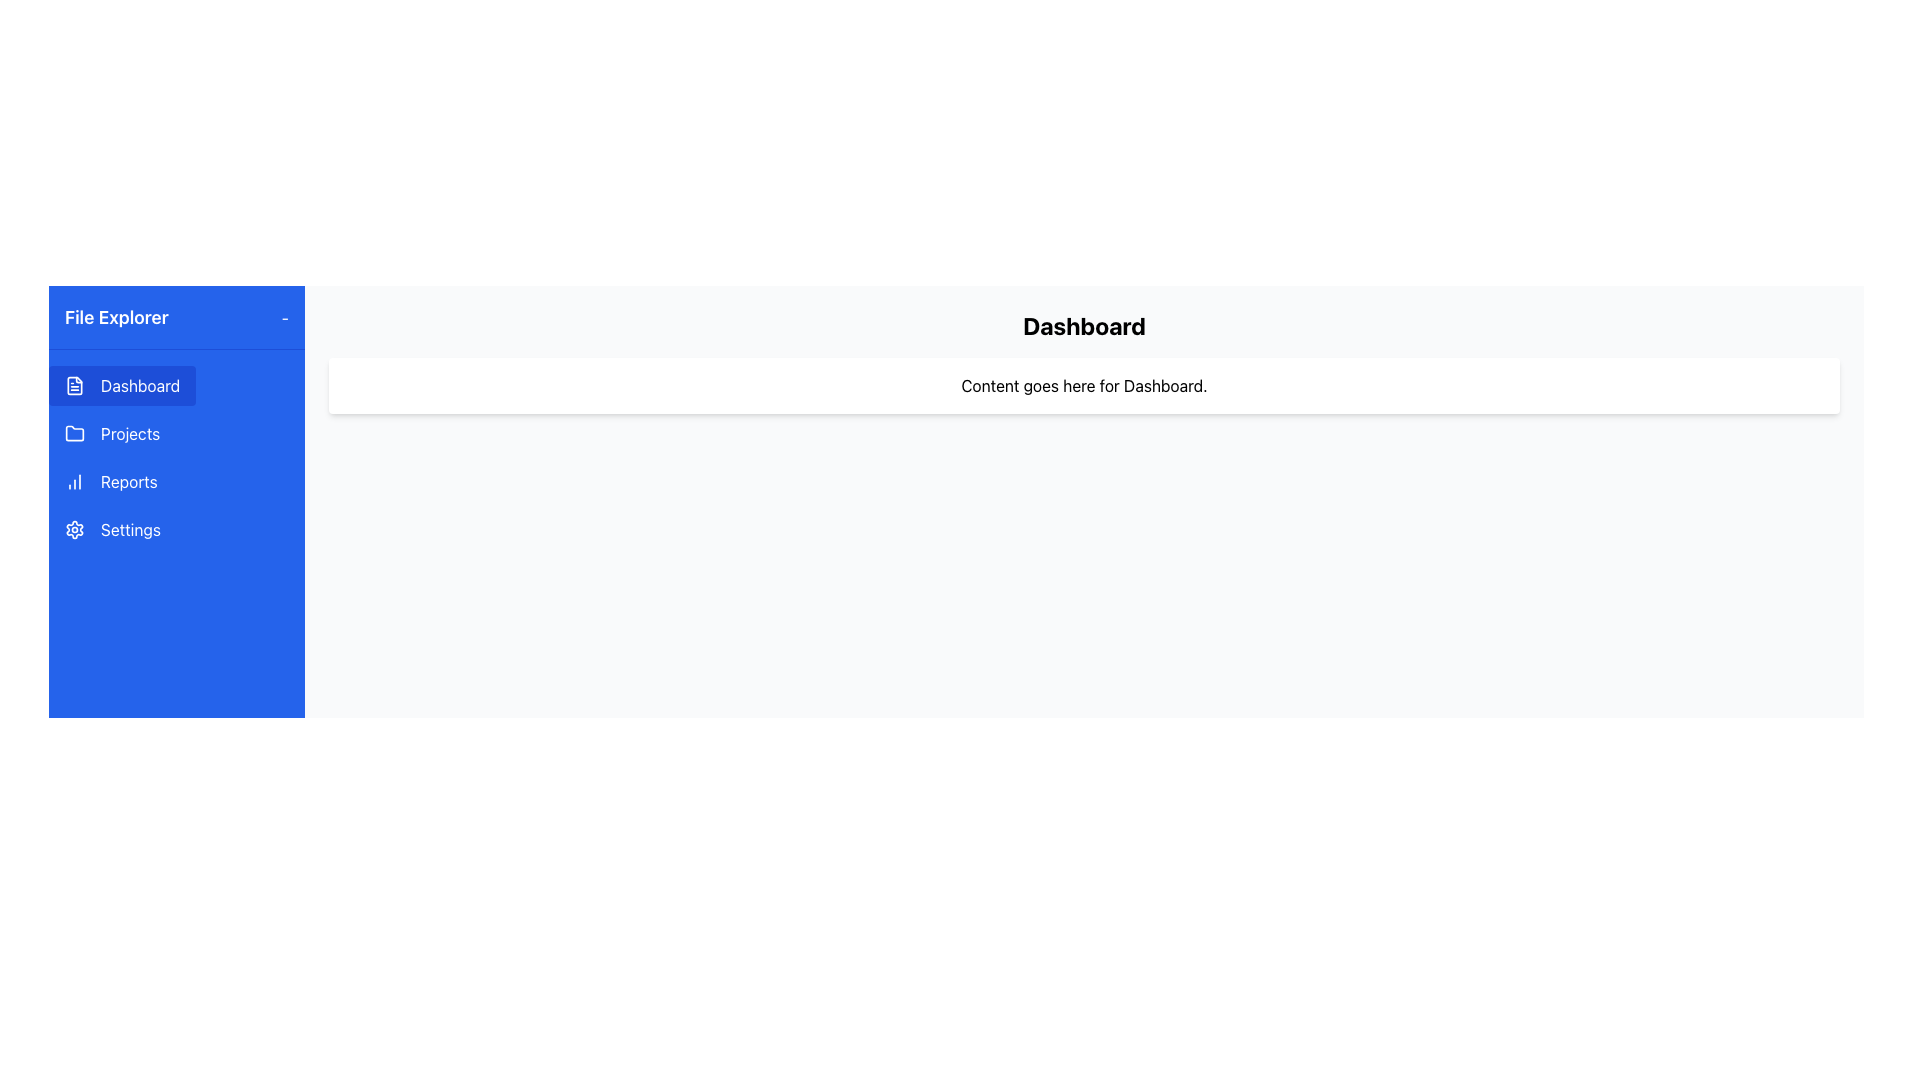 This screenshot has height=1080, width=1920. What do you see at coordinates (110, 482) in the screenshot?
I see `the 'Reports' navigation button, which is the third item in the vertical navigation list on the left sidebar, located between 'Projects' and 'Settings'` at bounding box center [110, 482].